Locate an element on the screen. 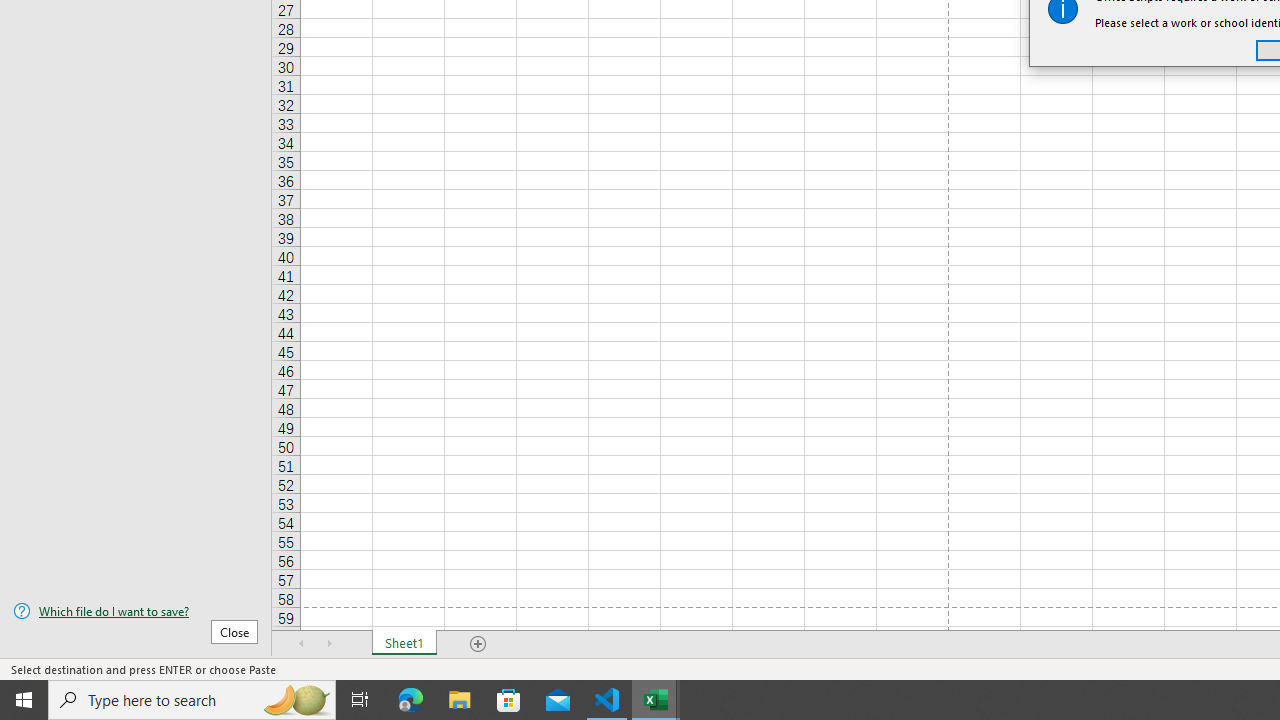  'Add Sheet' is located at coordinates (477, 644).